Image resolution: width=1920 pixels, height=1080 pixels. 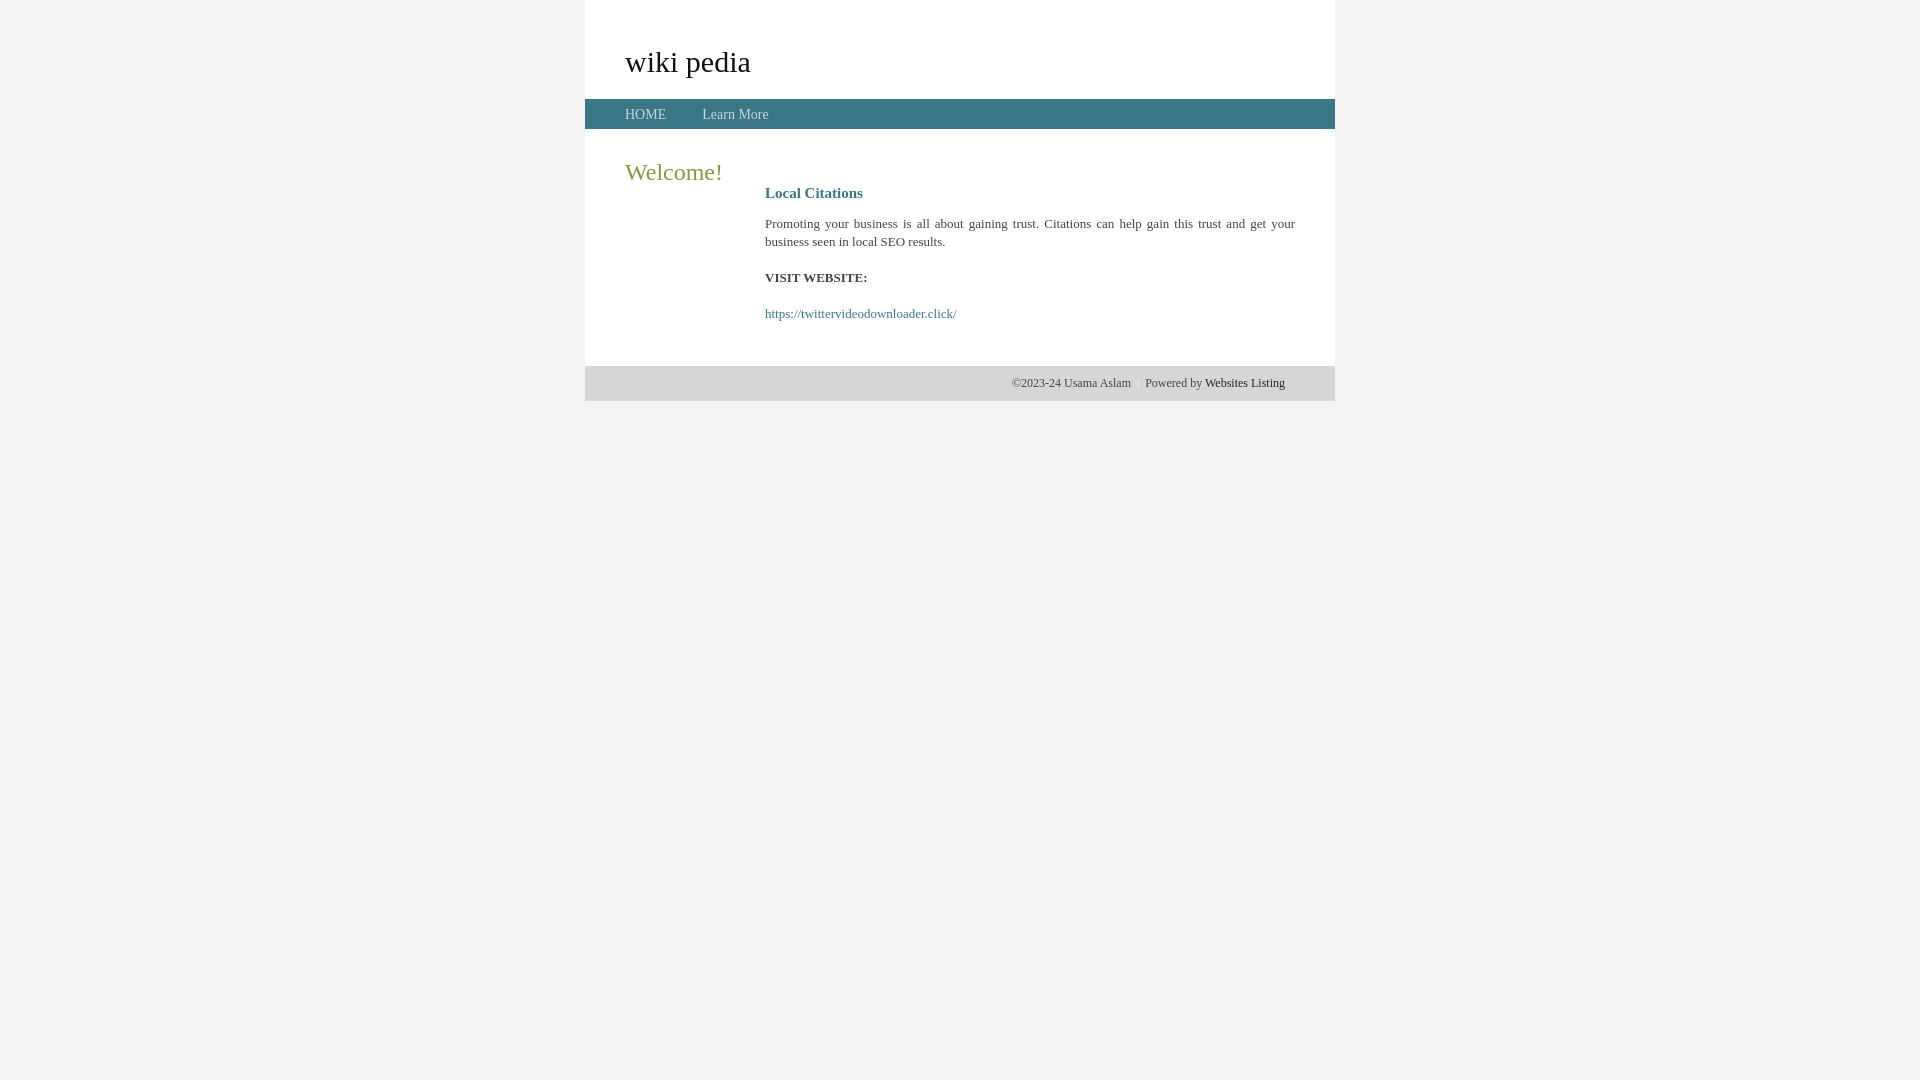 What do you see at coordinates (860, 313) in the screenshot?
I see `'https://twittervideodownloader.click/'` at bounding box center [860, 313].